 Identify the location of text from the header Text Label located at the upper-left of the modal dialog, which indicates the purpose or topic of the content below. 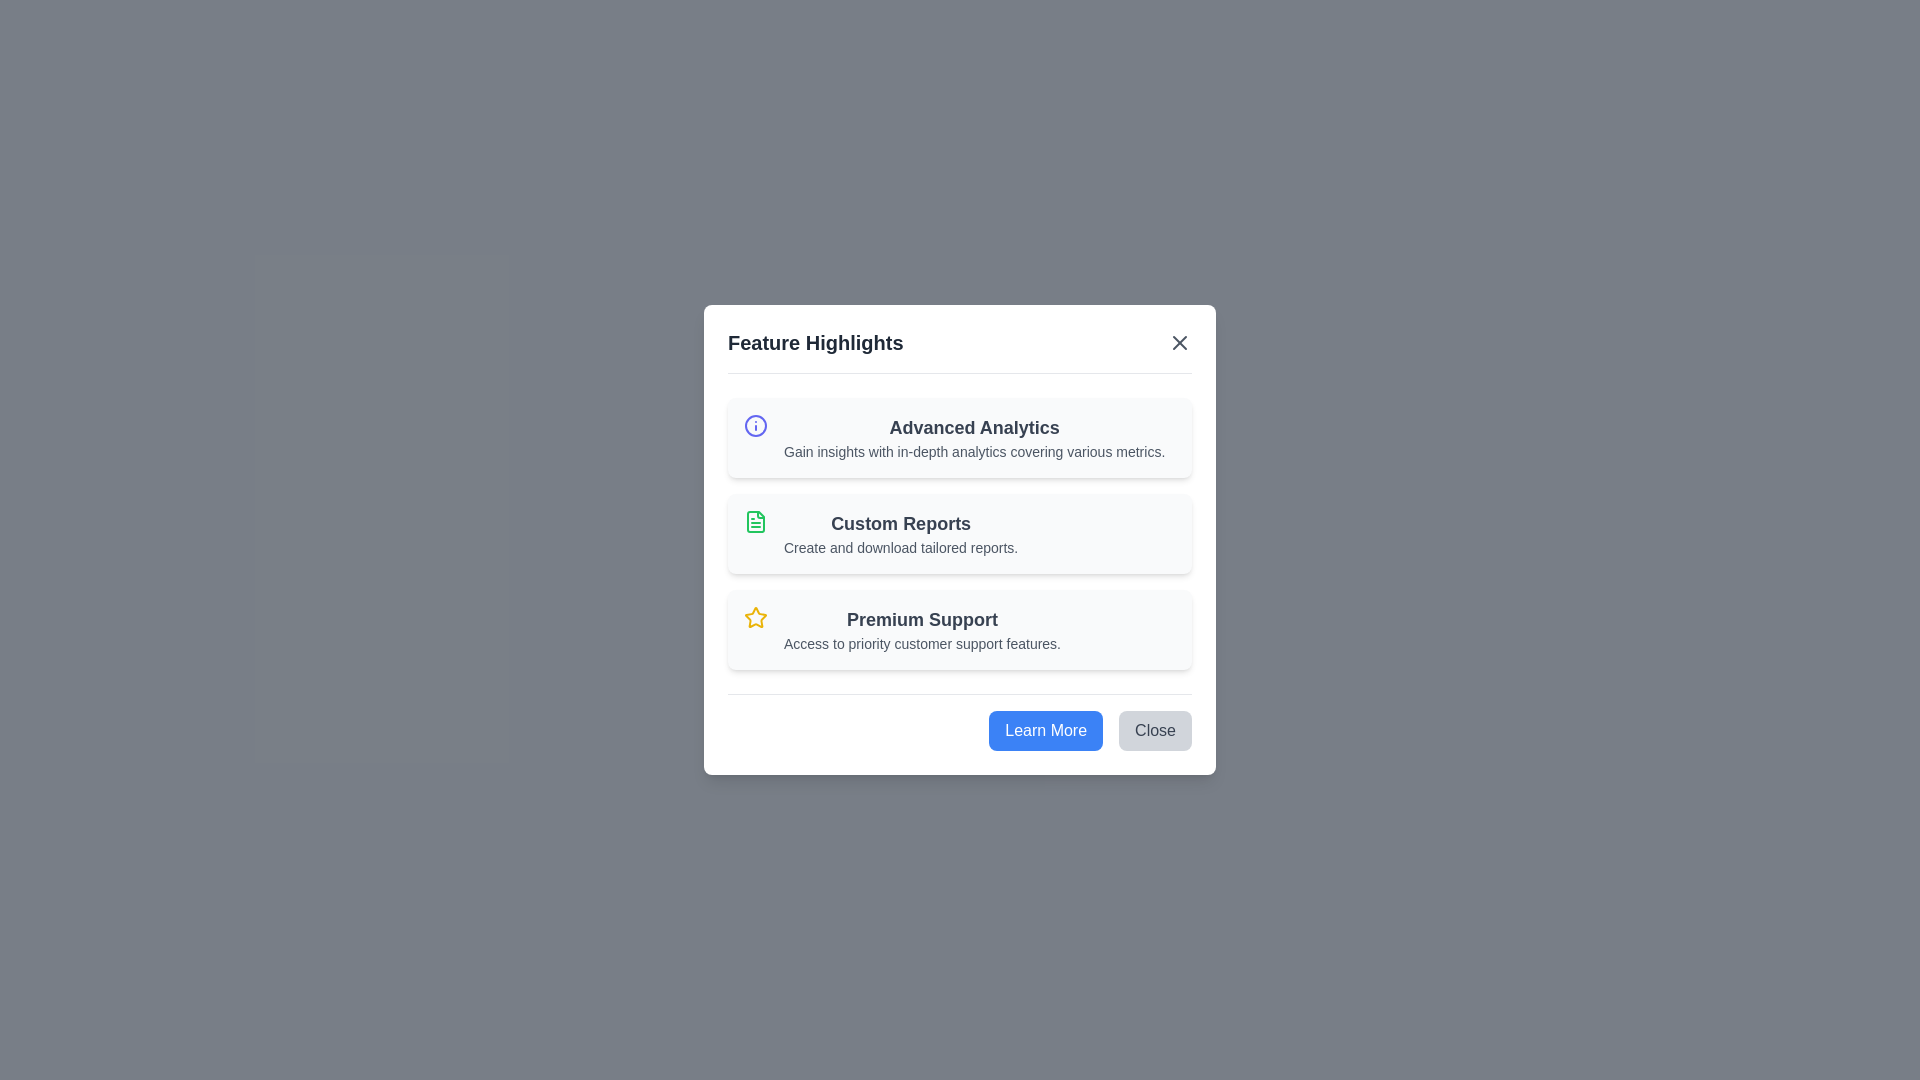
(815, 342).